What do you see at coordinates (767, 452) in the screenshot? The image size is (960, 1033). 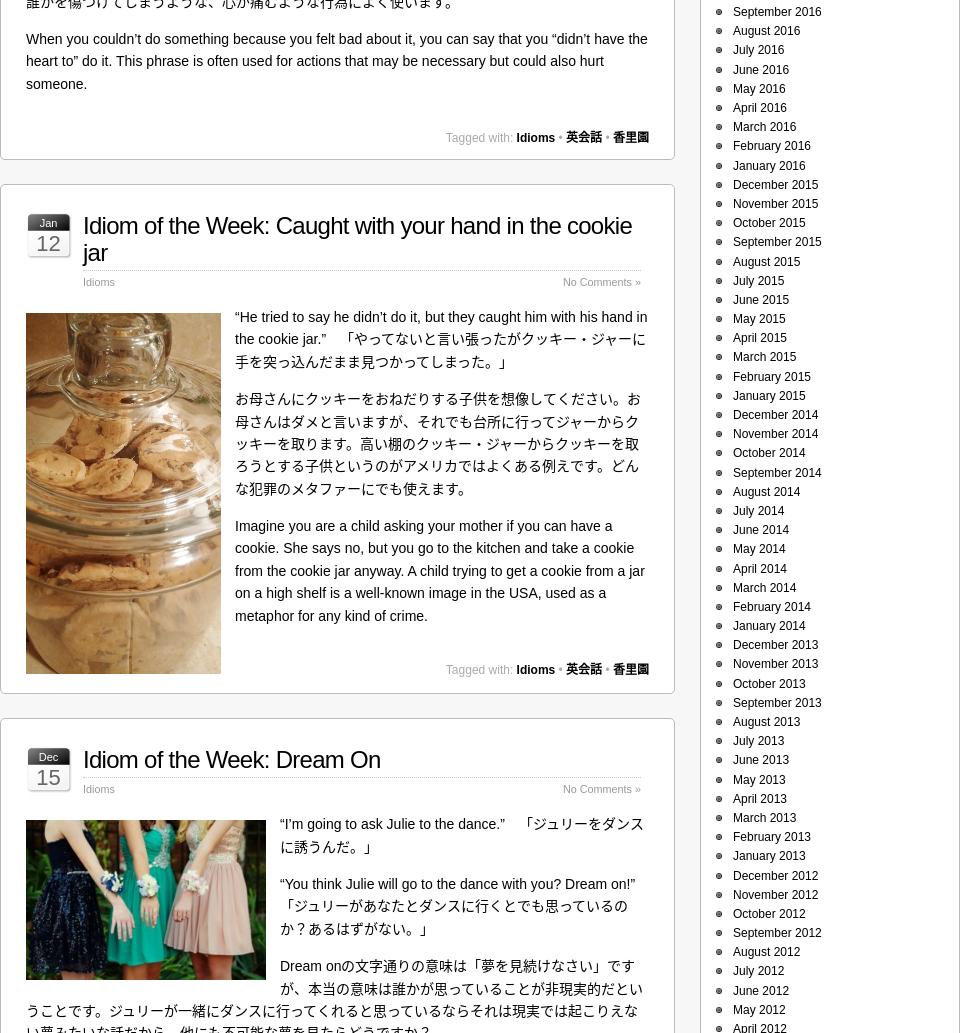 I see `'October 2014'` at bounding box center [767, 452].